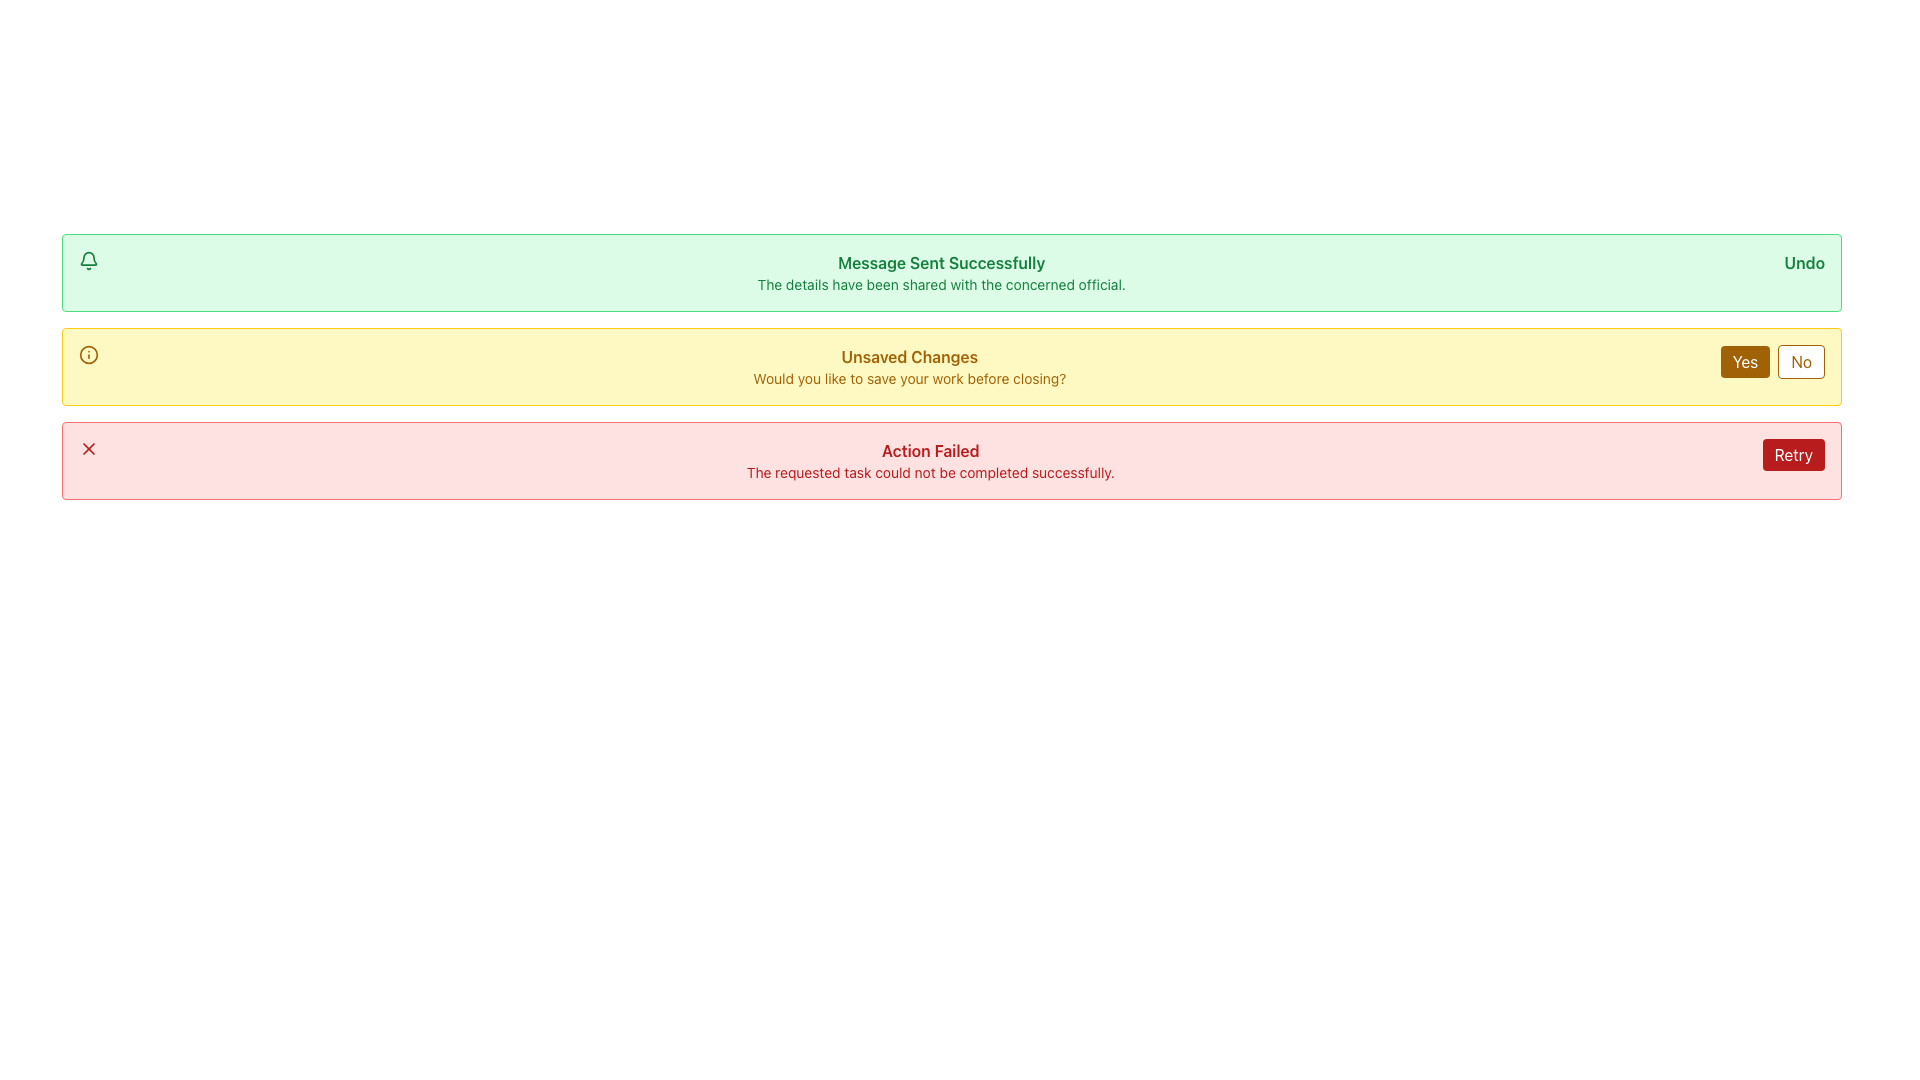  What do you see at coordinates (88, 447) in the screenshot?
I see `the red 'X' icon that is part of the 'Action Failed' banner, located near the bottom-left of the interface` at bounding box center [88, 447].